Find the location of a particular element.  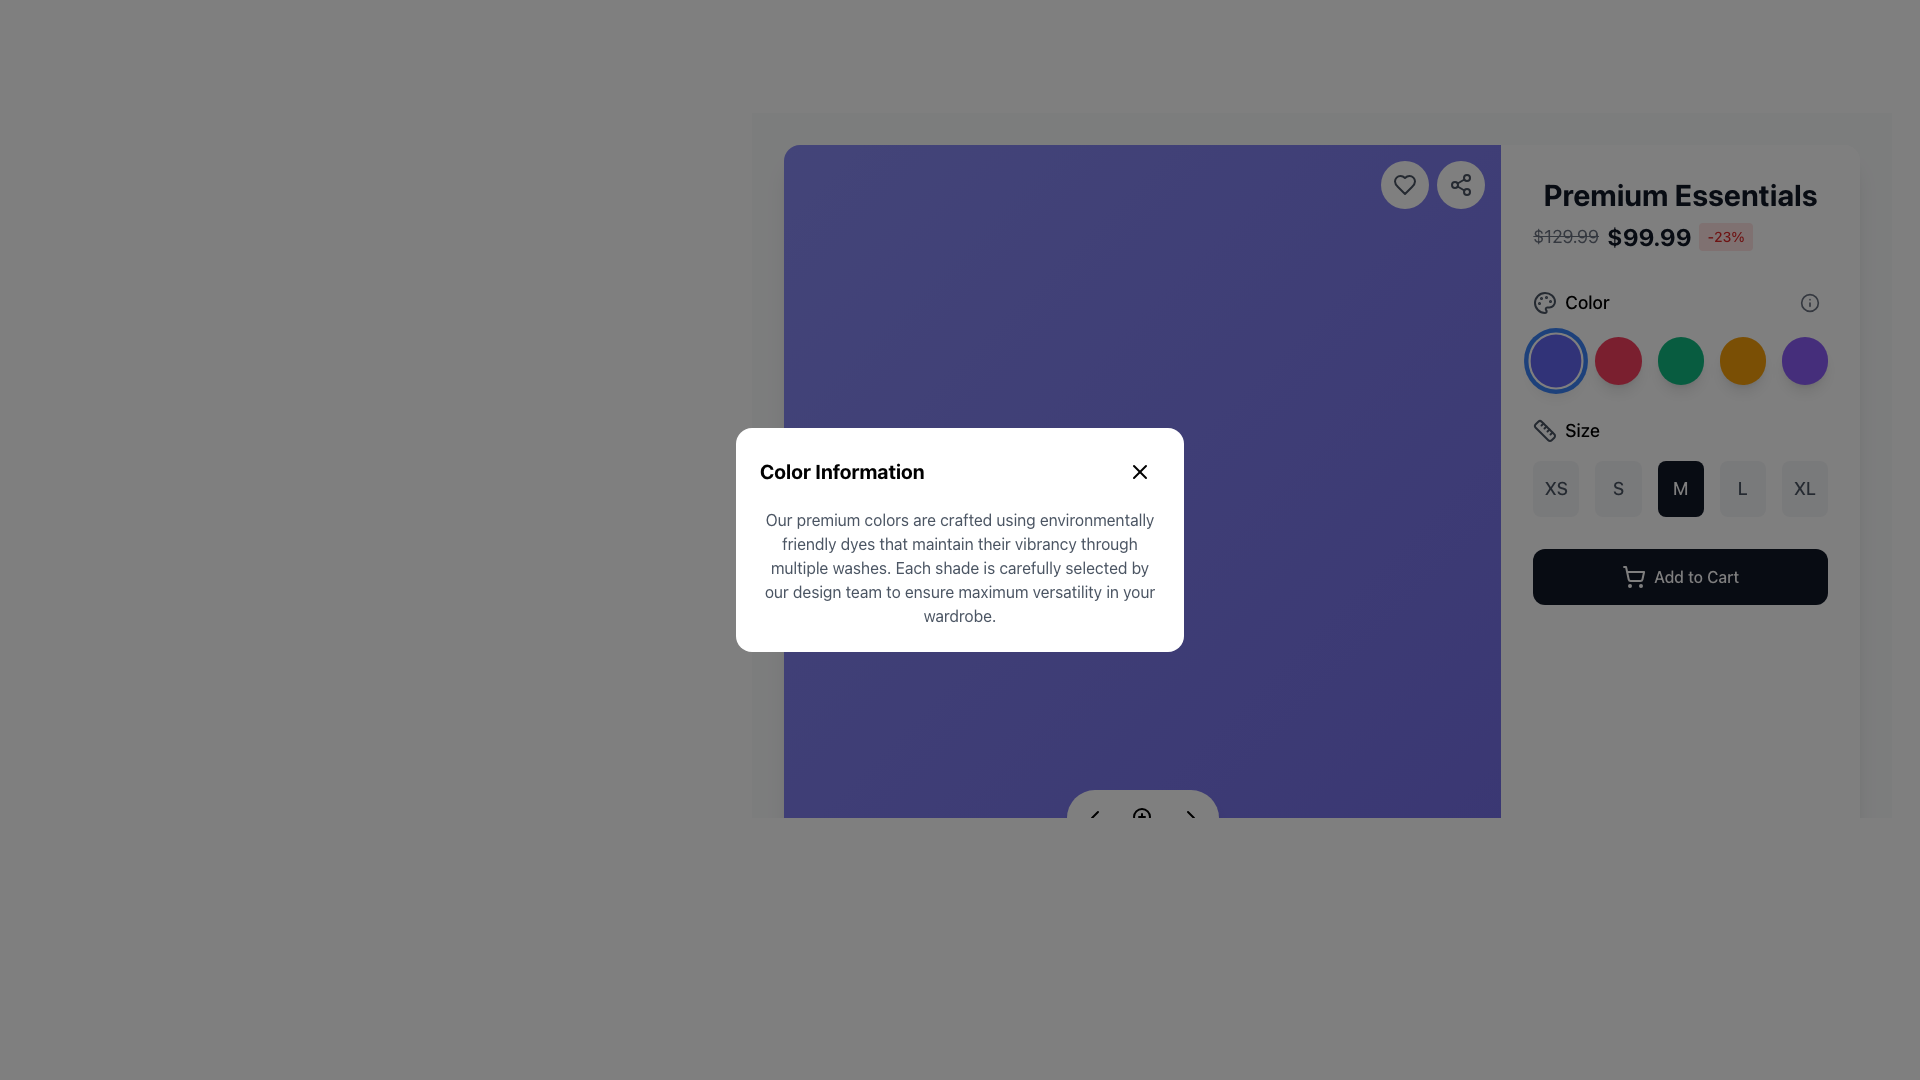

the static text display that shows critical product information, including name, pricing, and discounts, located at the top right of the product presentation area is located at coordinates (1680, 215).